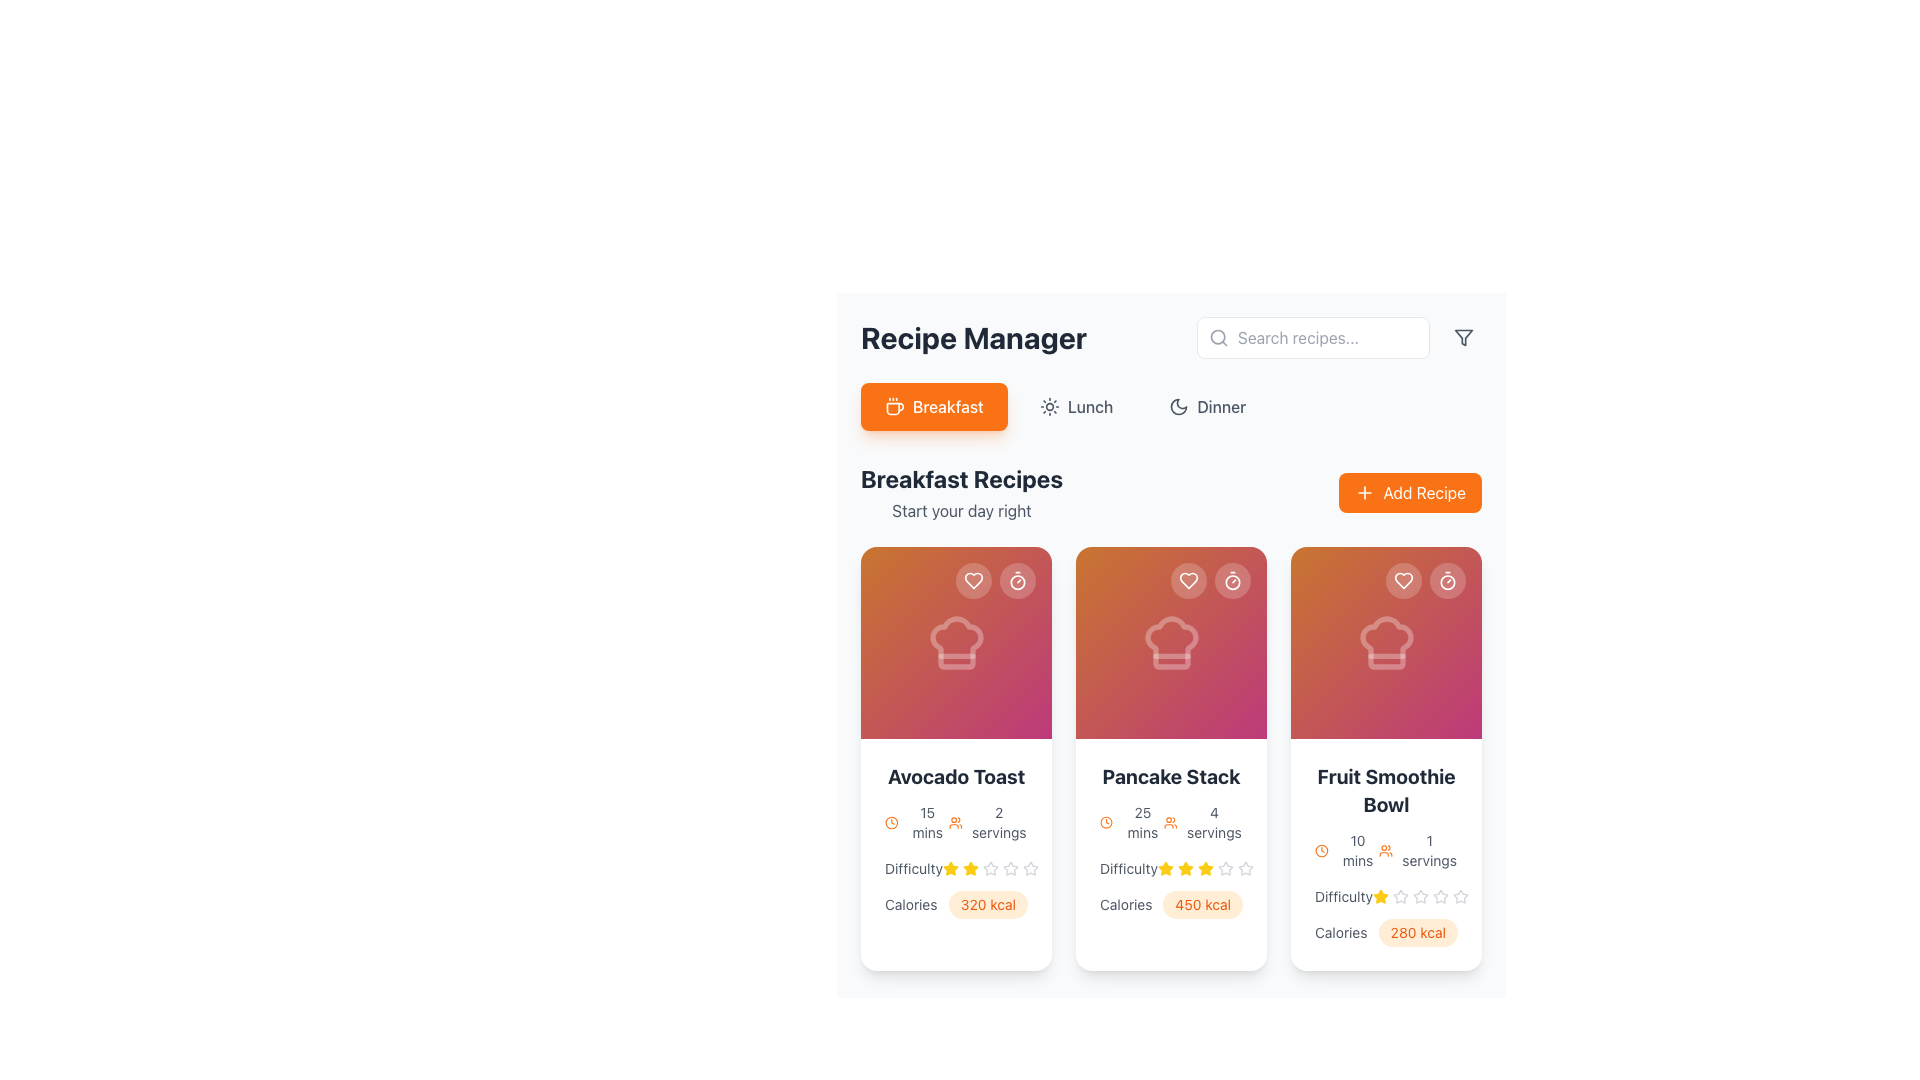 Image resolution: width=1920 pixels, height=1080 pixels. What do you see at coordinates (1132, 822) in the screenshot?
I see `the informational label featuring a small orange clock icon and the text '25 mins' located in the top-right quadrant of the 'Pancake Stack' card` at bounding box center [1132, 822].